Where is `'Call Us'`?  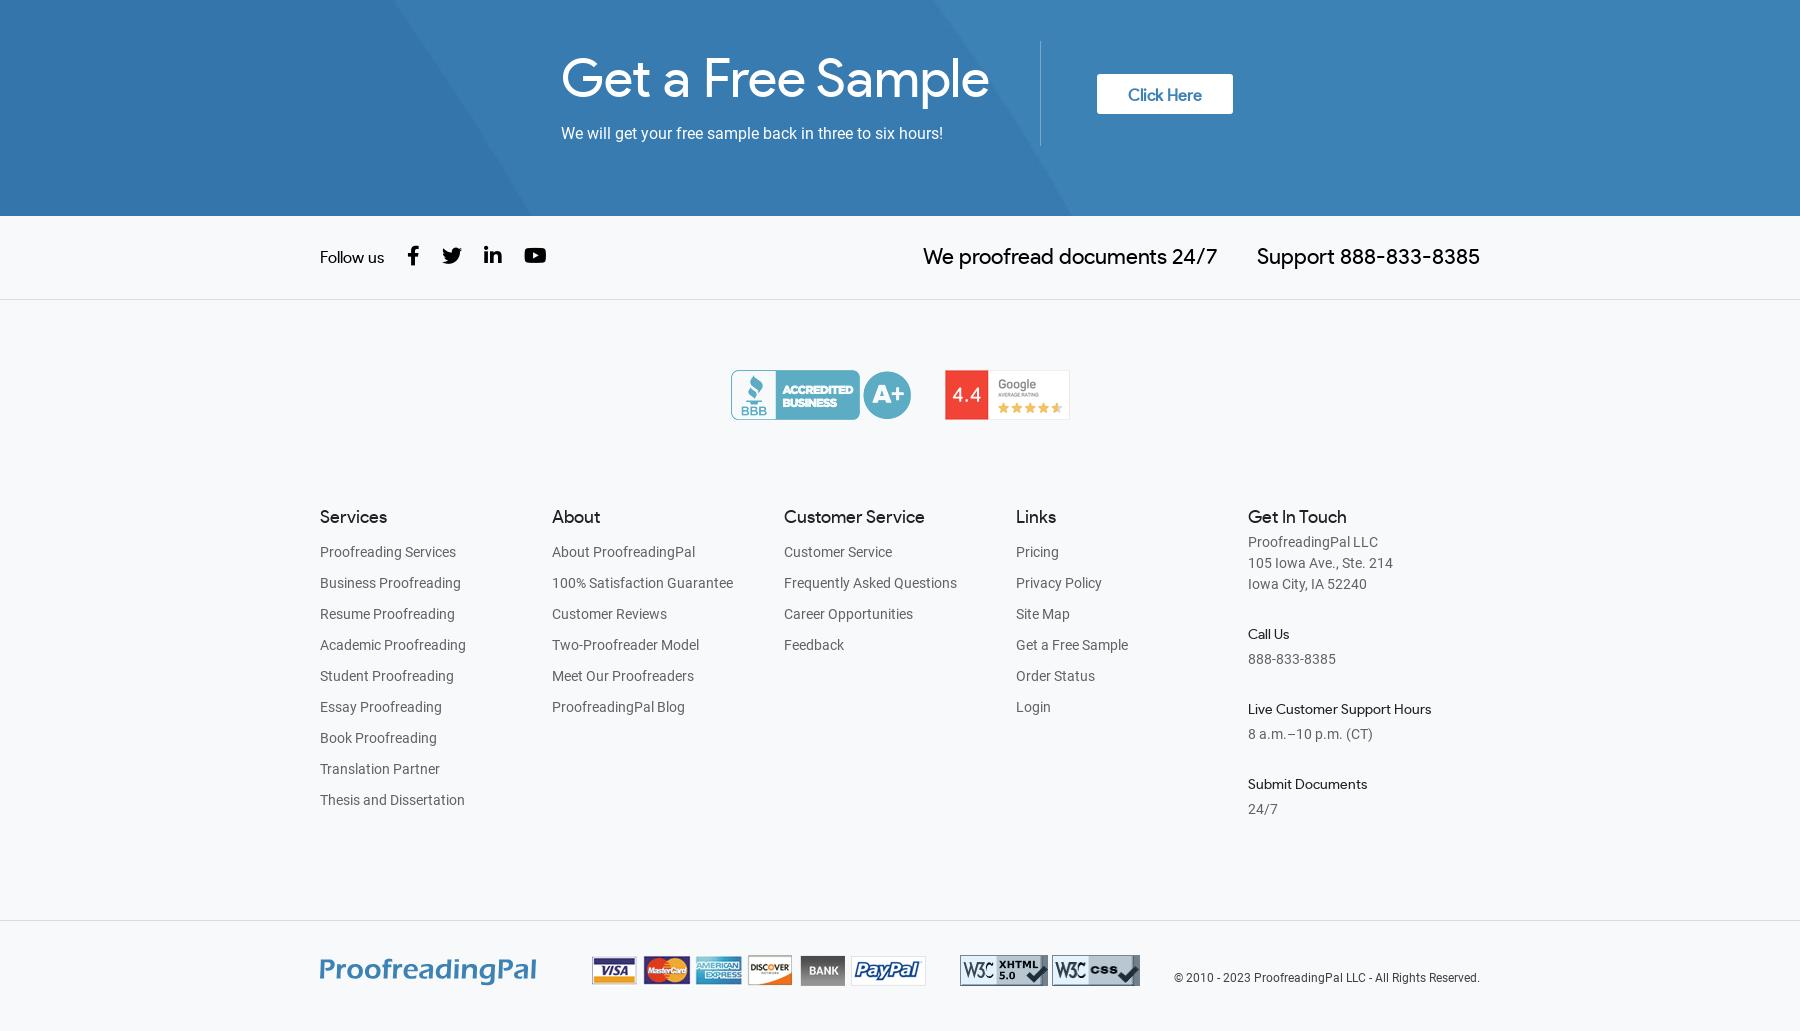
'Call Us' is located at coordinates (1268, 634).